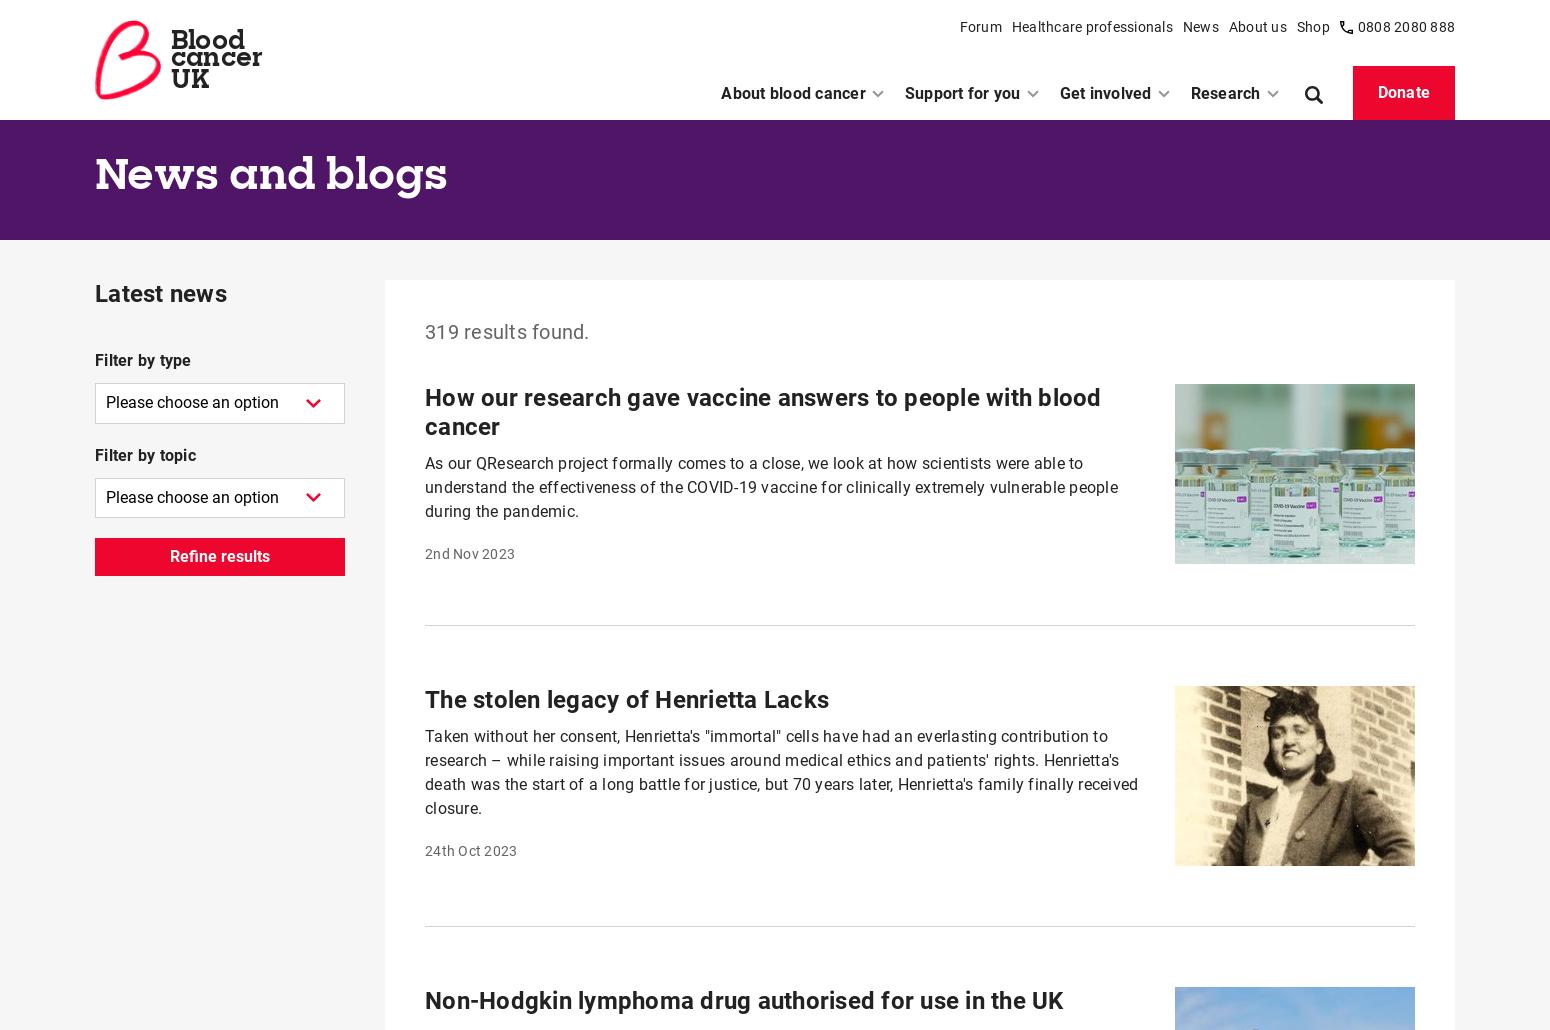  What do you see at coordinates (770, 234) in the screenshot?
I see `'"The dark times can be overcome by anyone" – David's running epiphany'` at bounding box center [770, 234].